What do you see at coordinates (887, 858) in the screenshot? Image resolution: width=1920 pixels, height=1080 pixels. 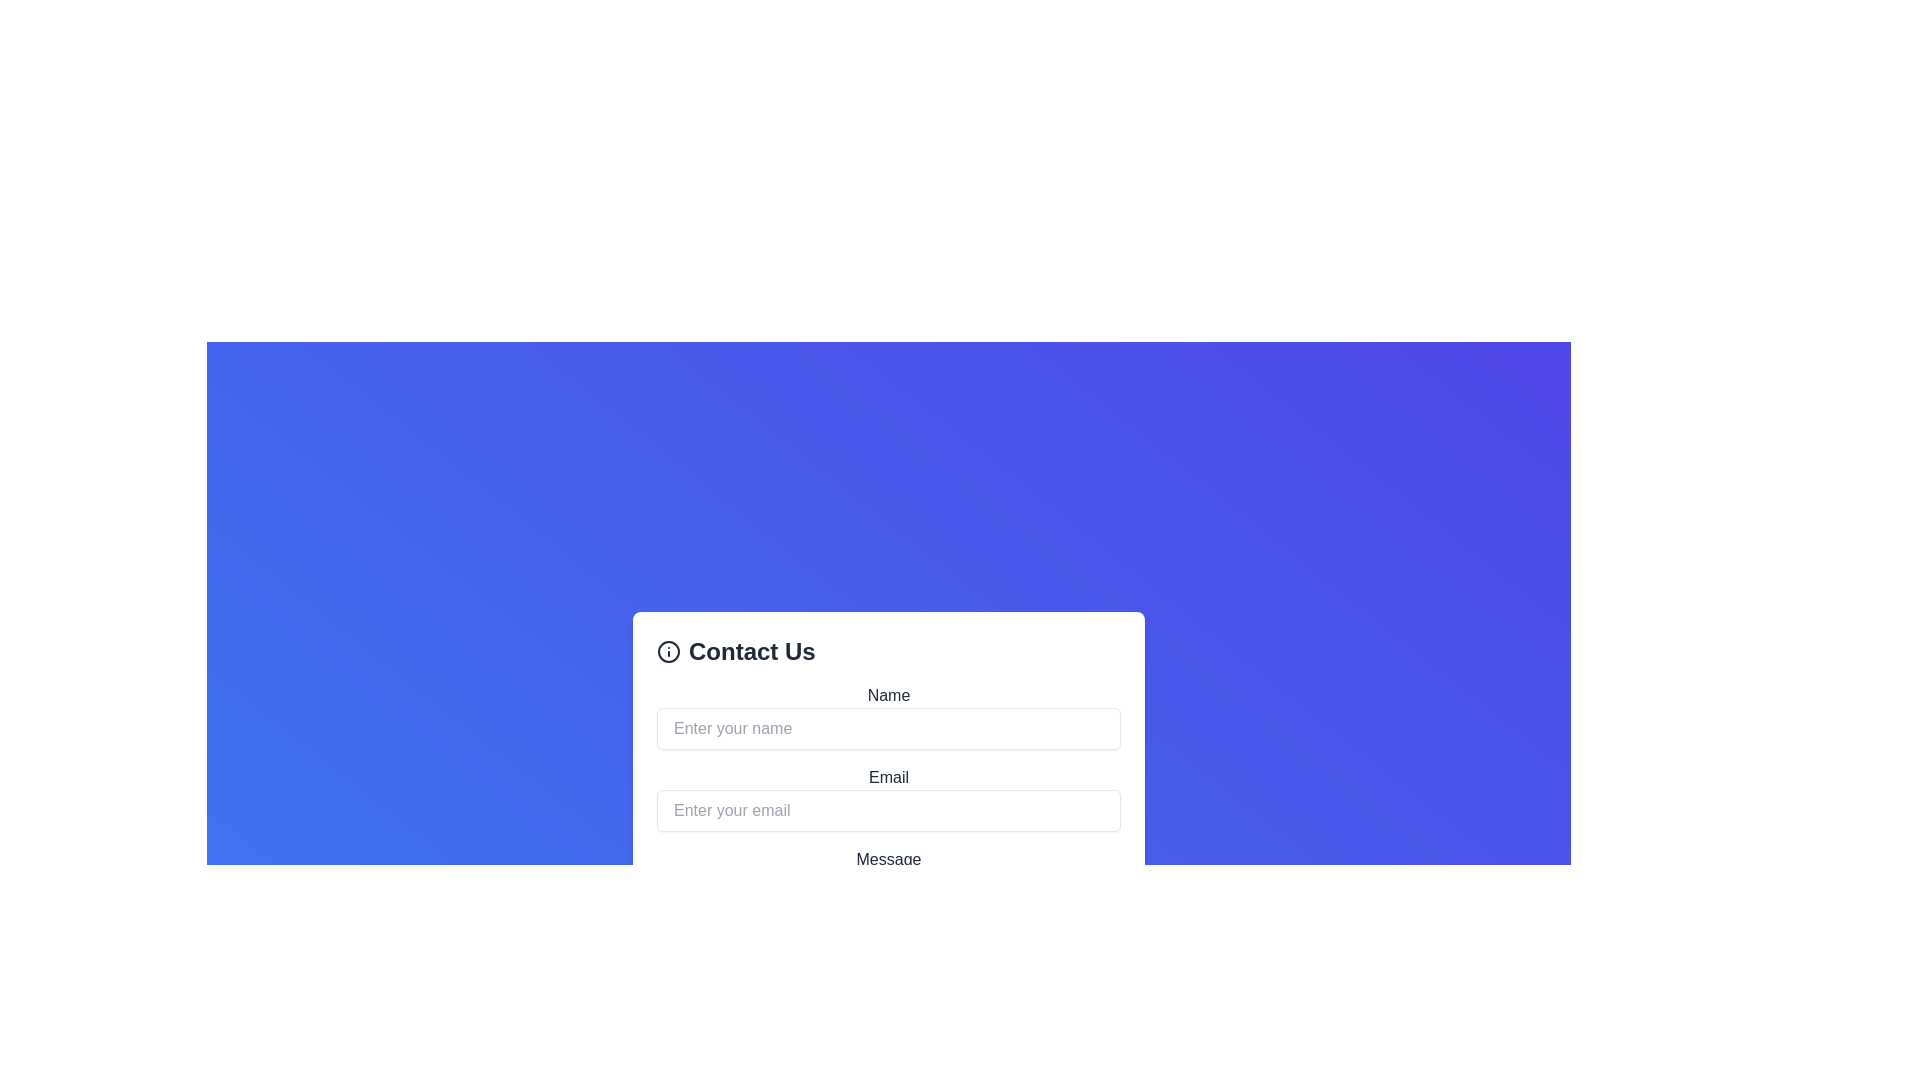 I see `the 'Message' text label, which is a bold, dark-colored label positioned directly above the input text area for user messages` at bounding box center [887, 858].